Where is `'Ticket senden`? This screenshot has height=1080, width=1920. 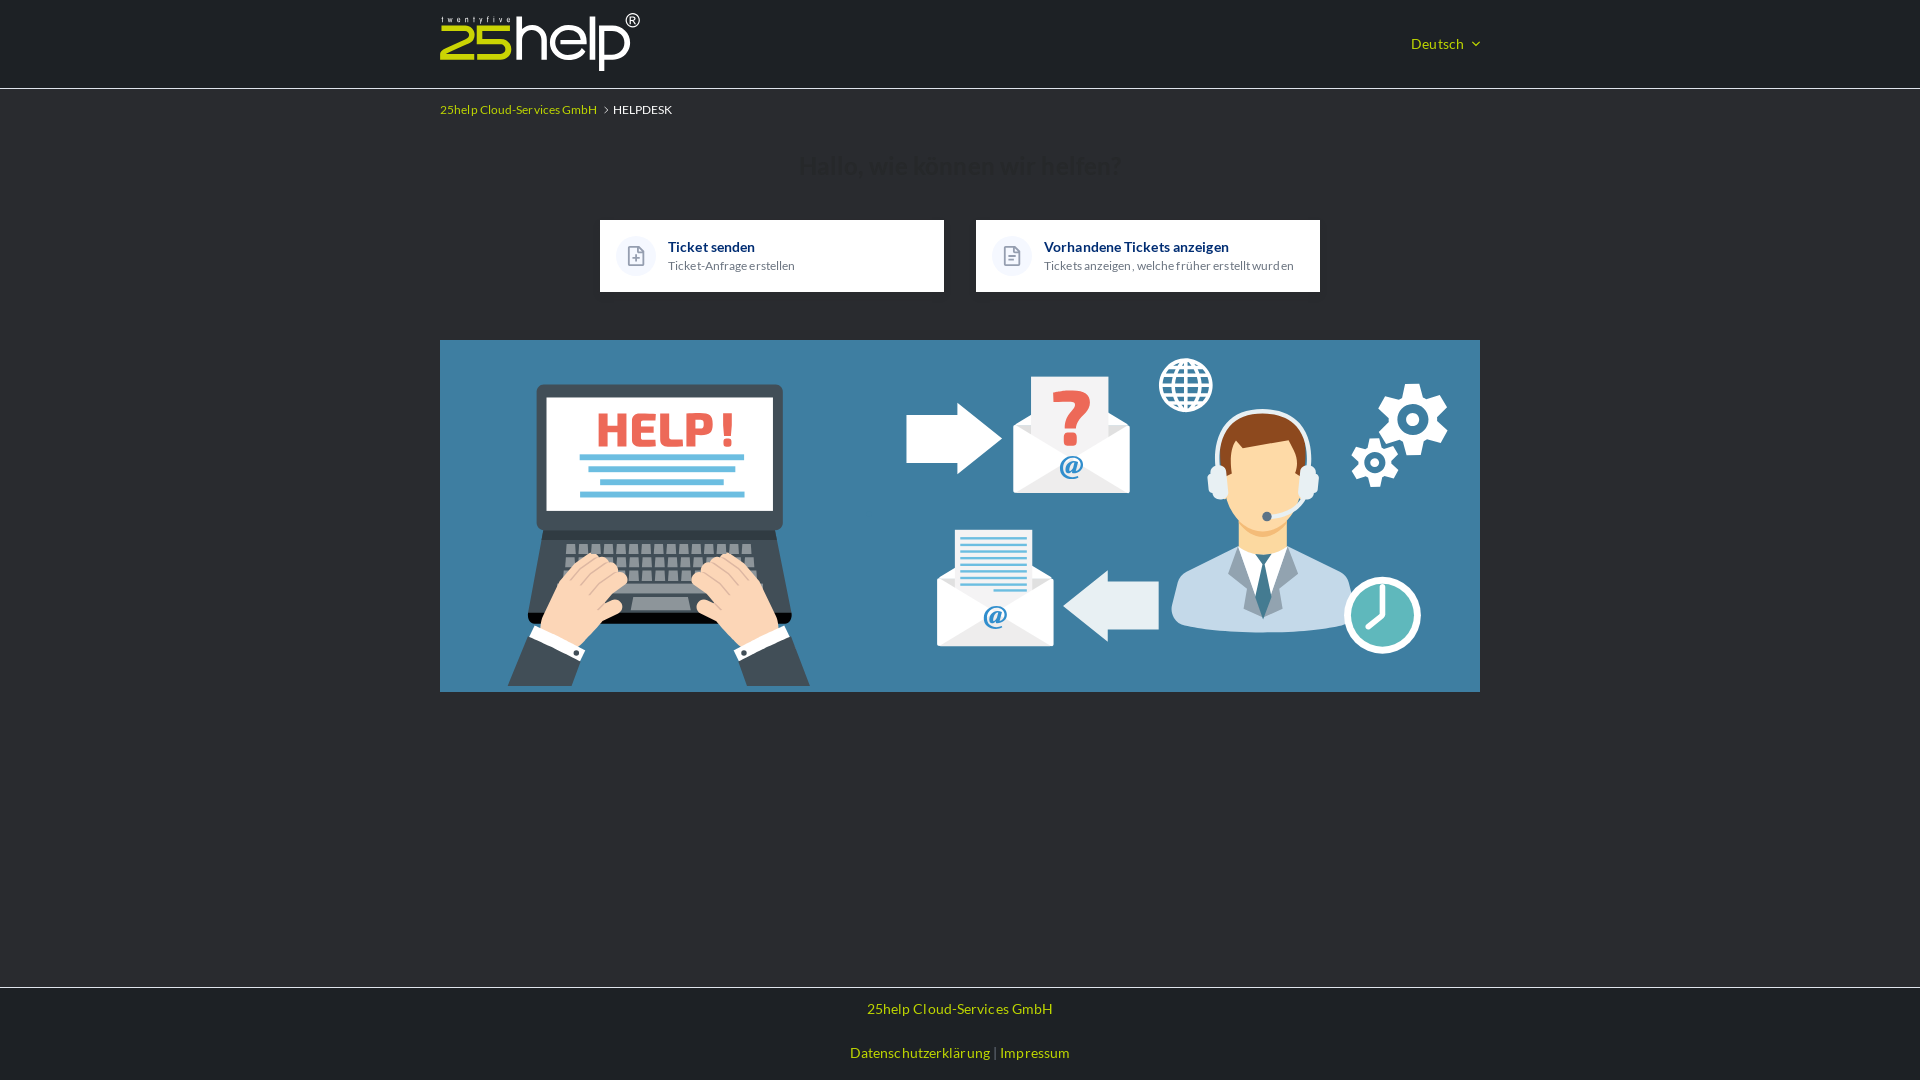
'Ticket senden is located at coordinates (771, 254).